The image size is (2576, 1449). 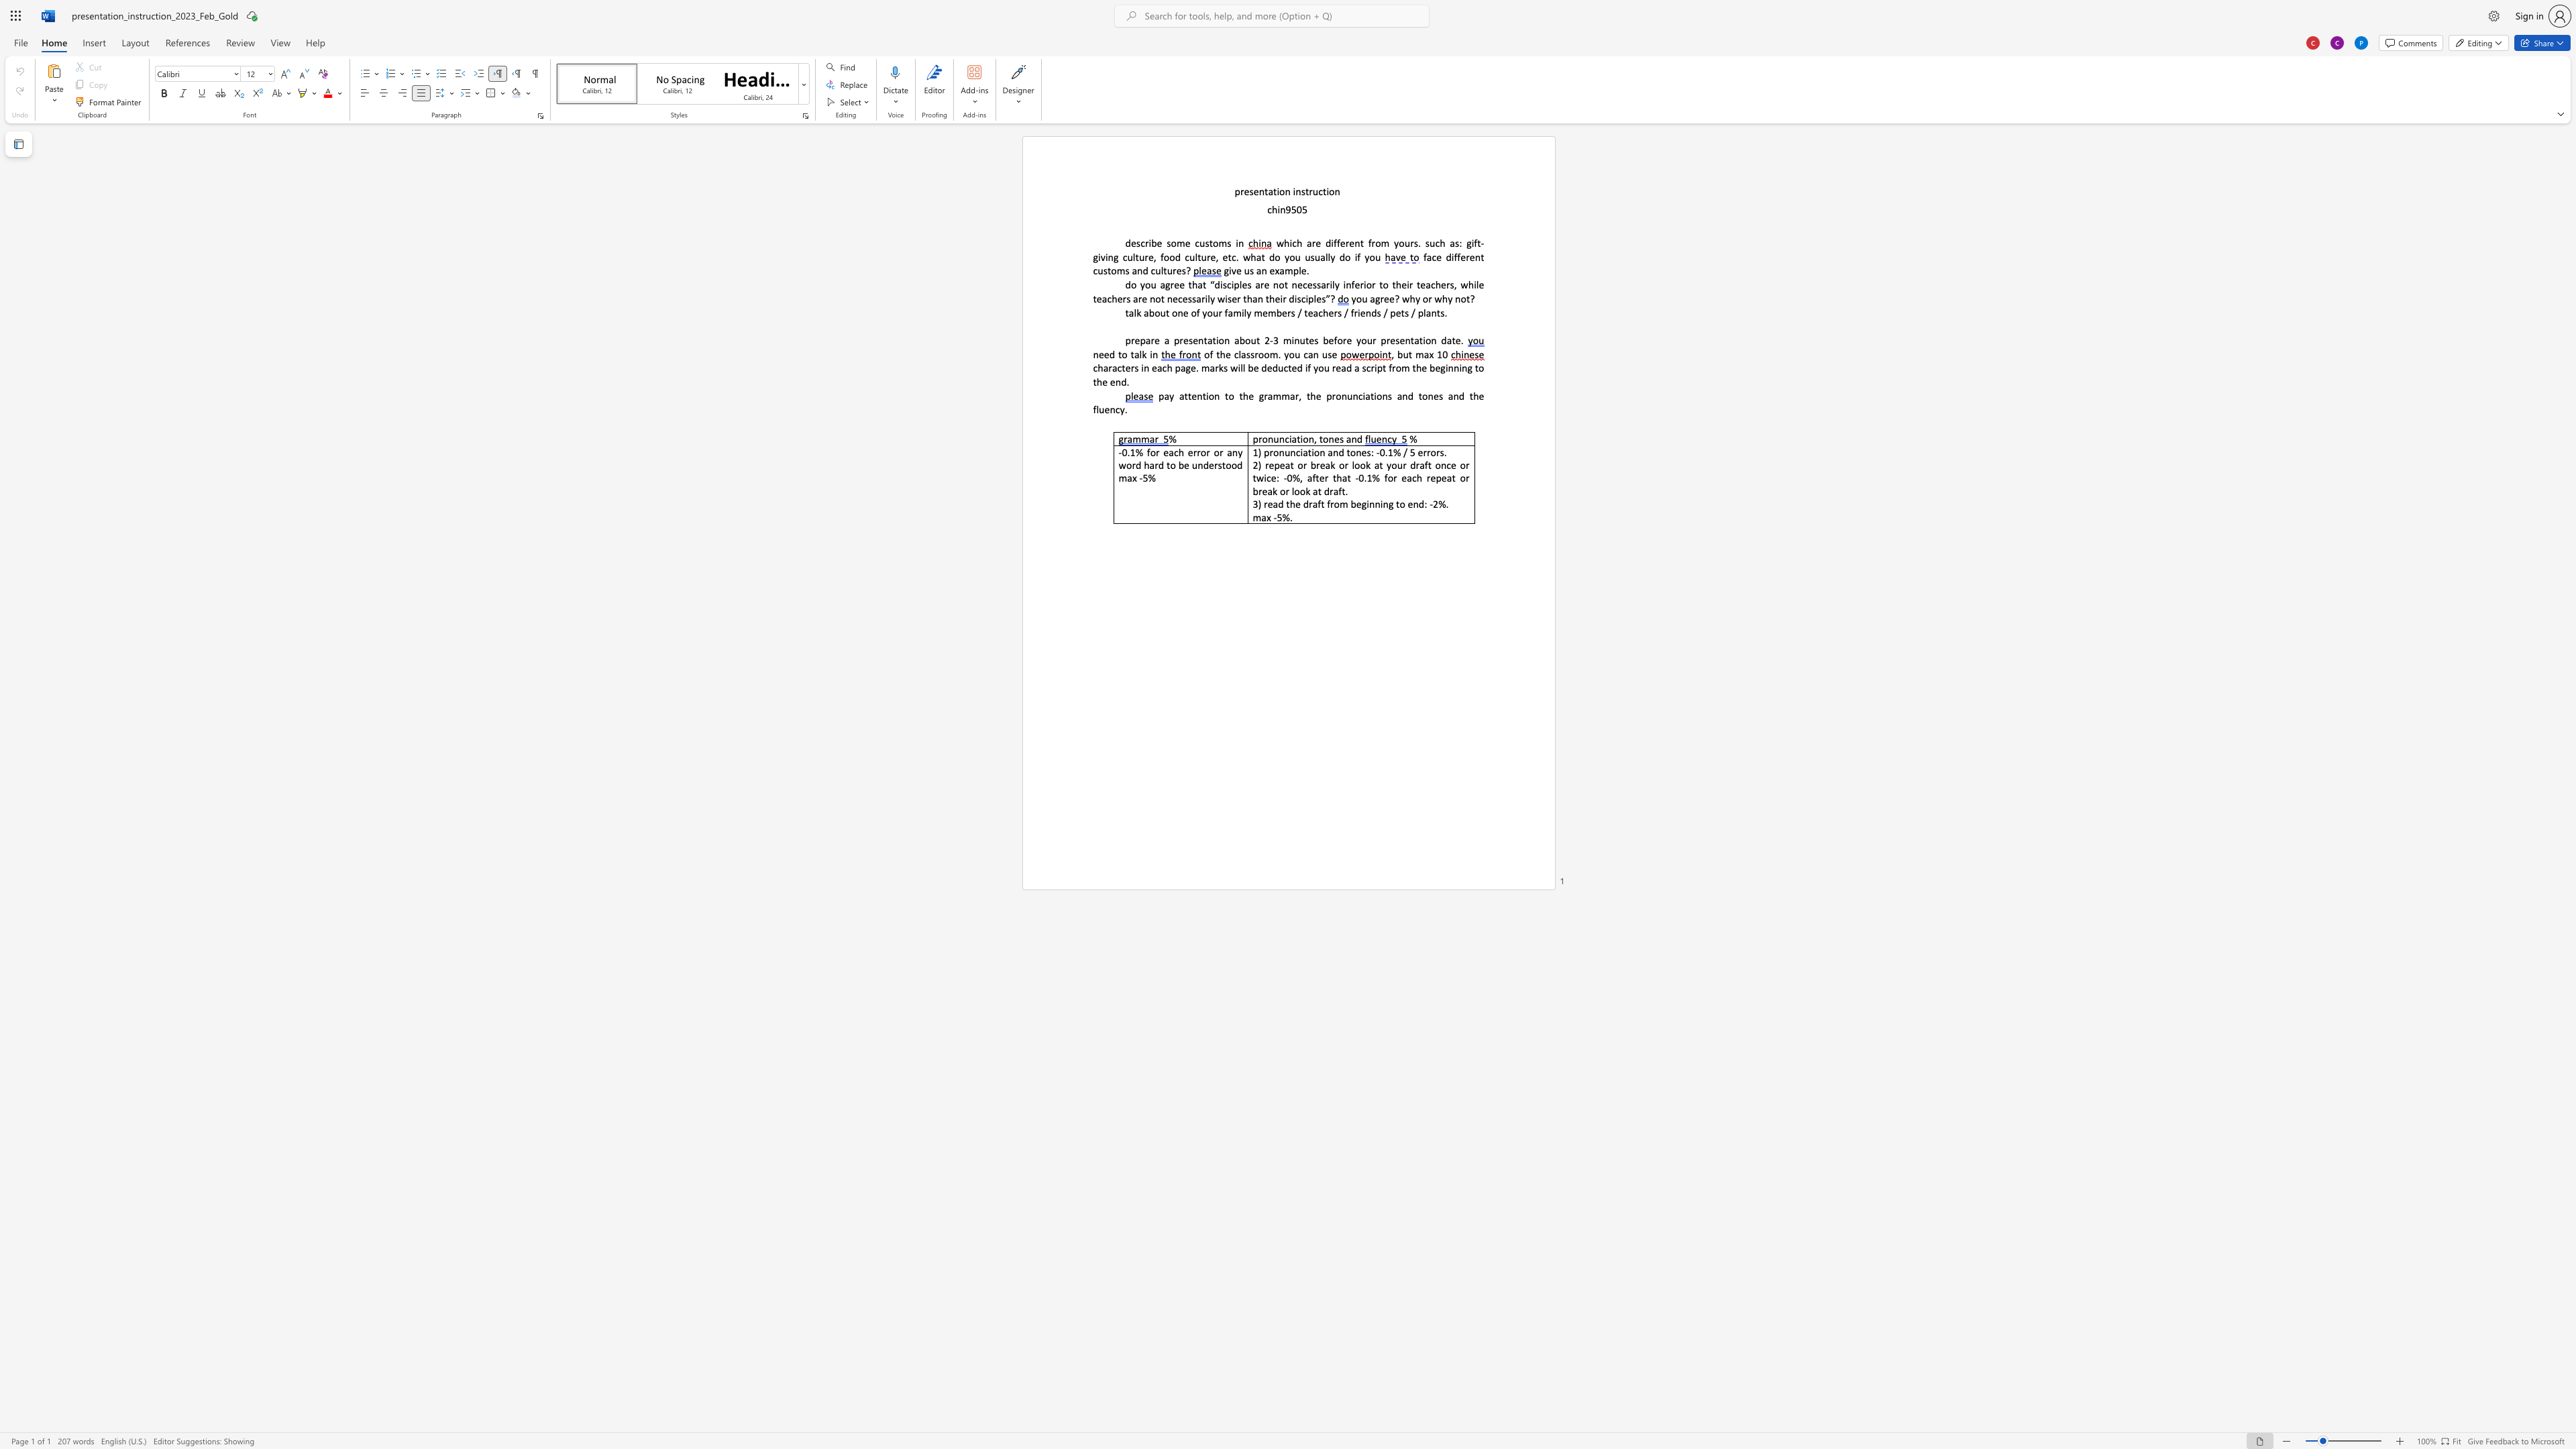 I want to click on the 1th character "t" in the text, so click(x=1265, y=191).